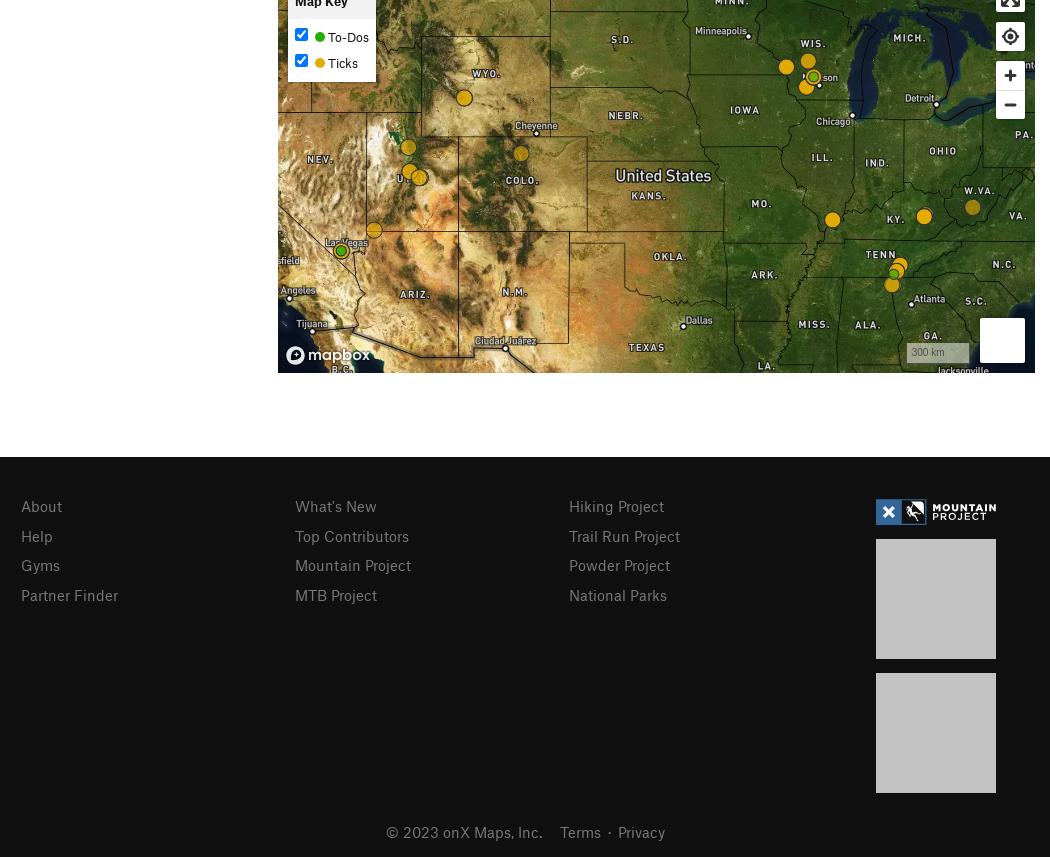  Describe the element at coordinates (639, 830) in the screenshot. I see `'Privacy'` at that location.